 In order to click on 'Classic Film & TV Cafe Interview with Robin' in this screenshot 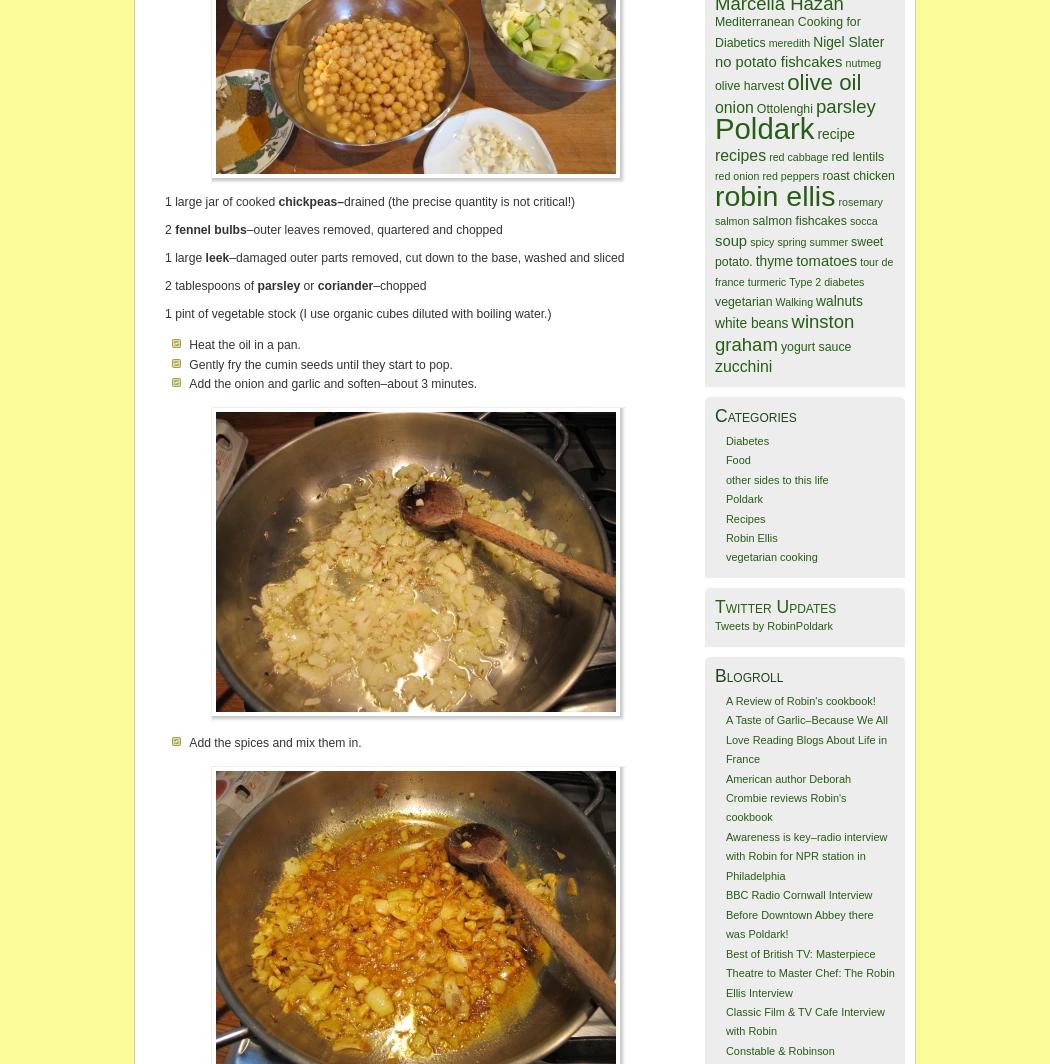, I will do `click(803, 1021)`.